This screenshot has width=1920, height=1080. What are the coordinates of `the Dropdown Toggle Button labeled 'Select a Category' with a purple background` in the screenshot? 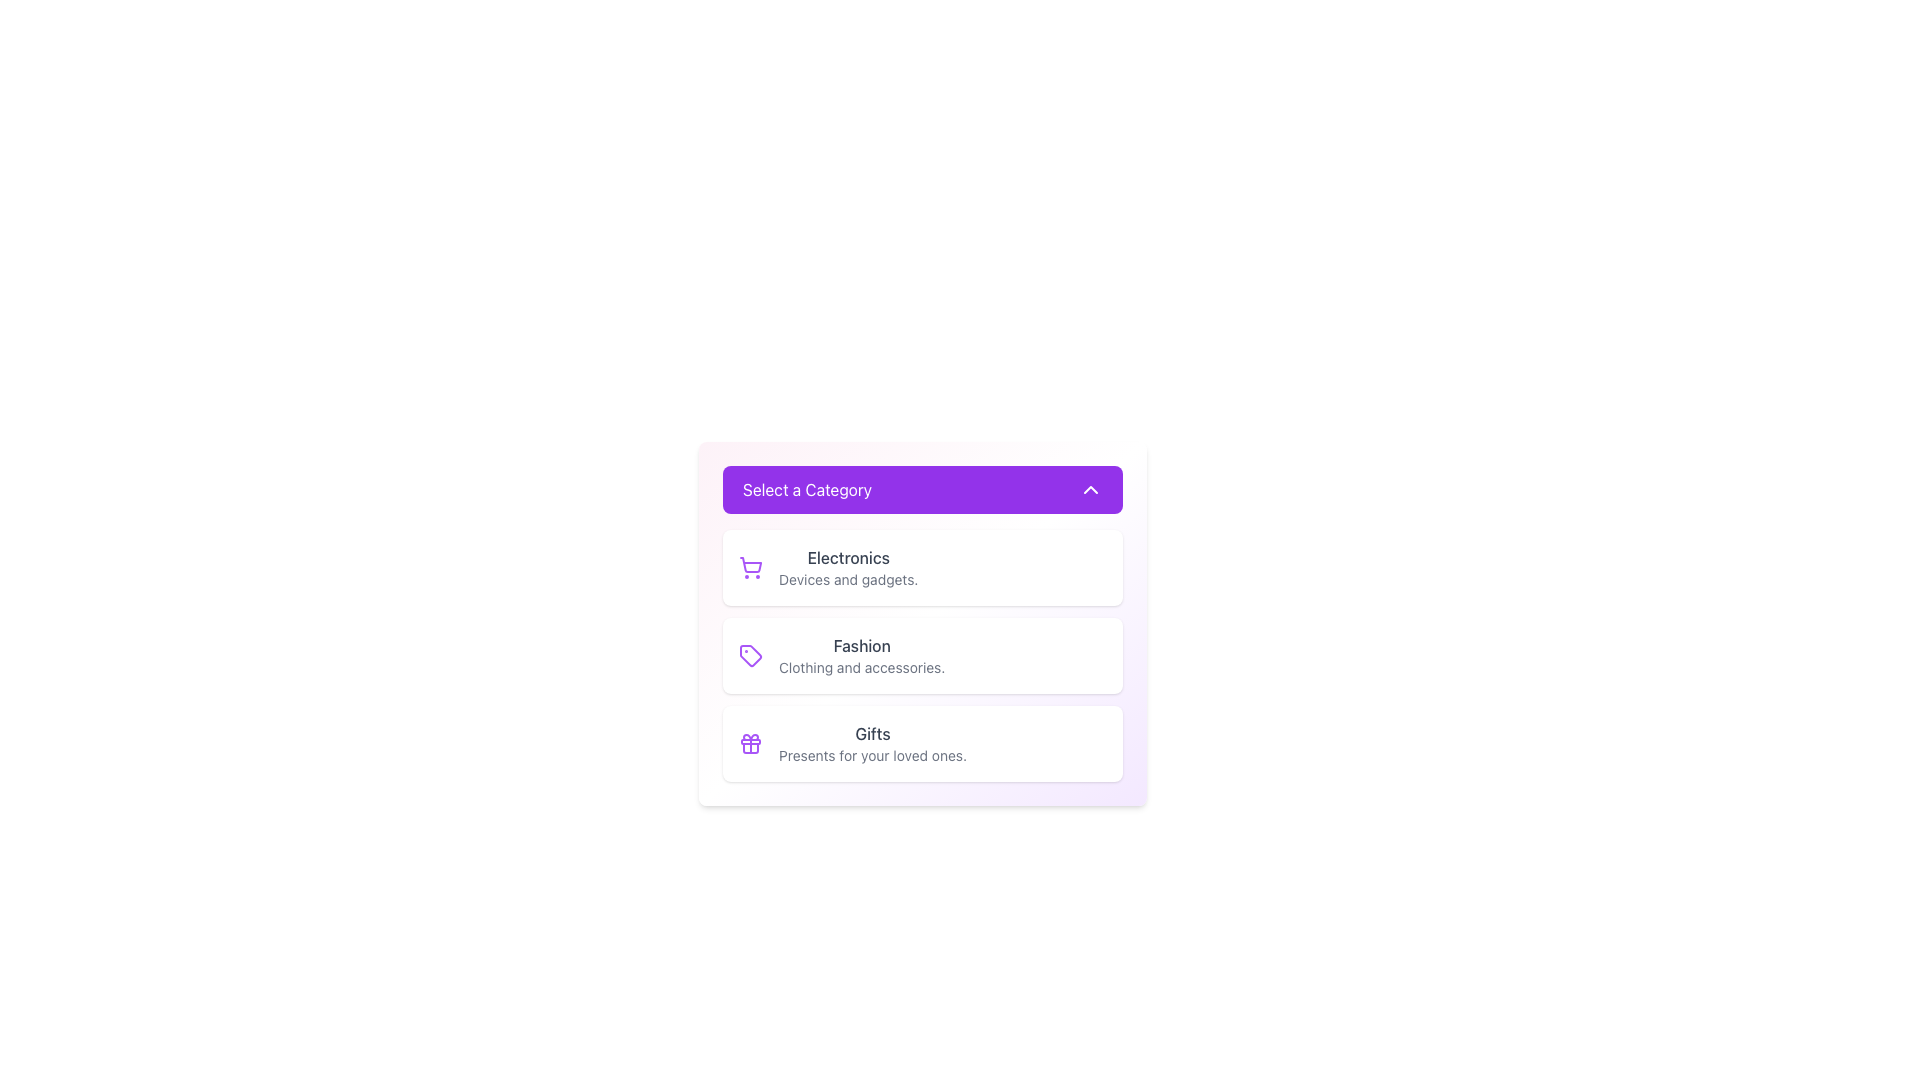 It's located at (921, 489).